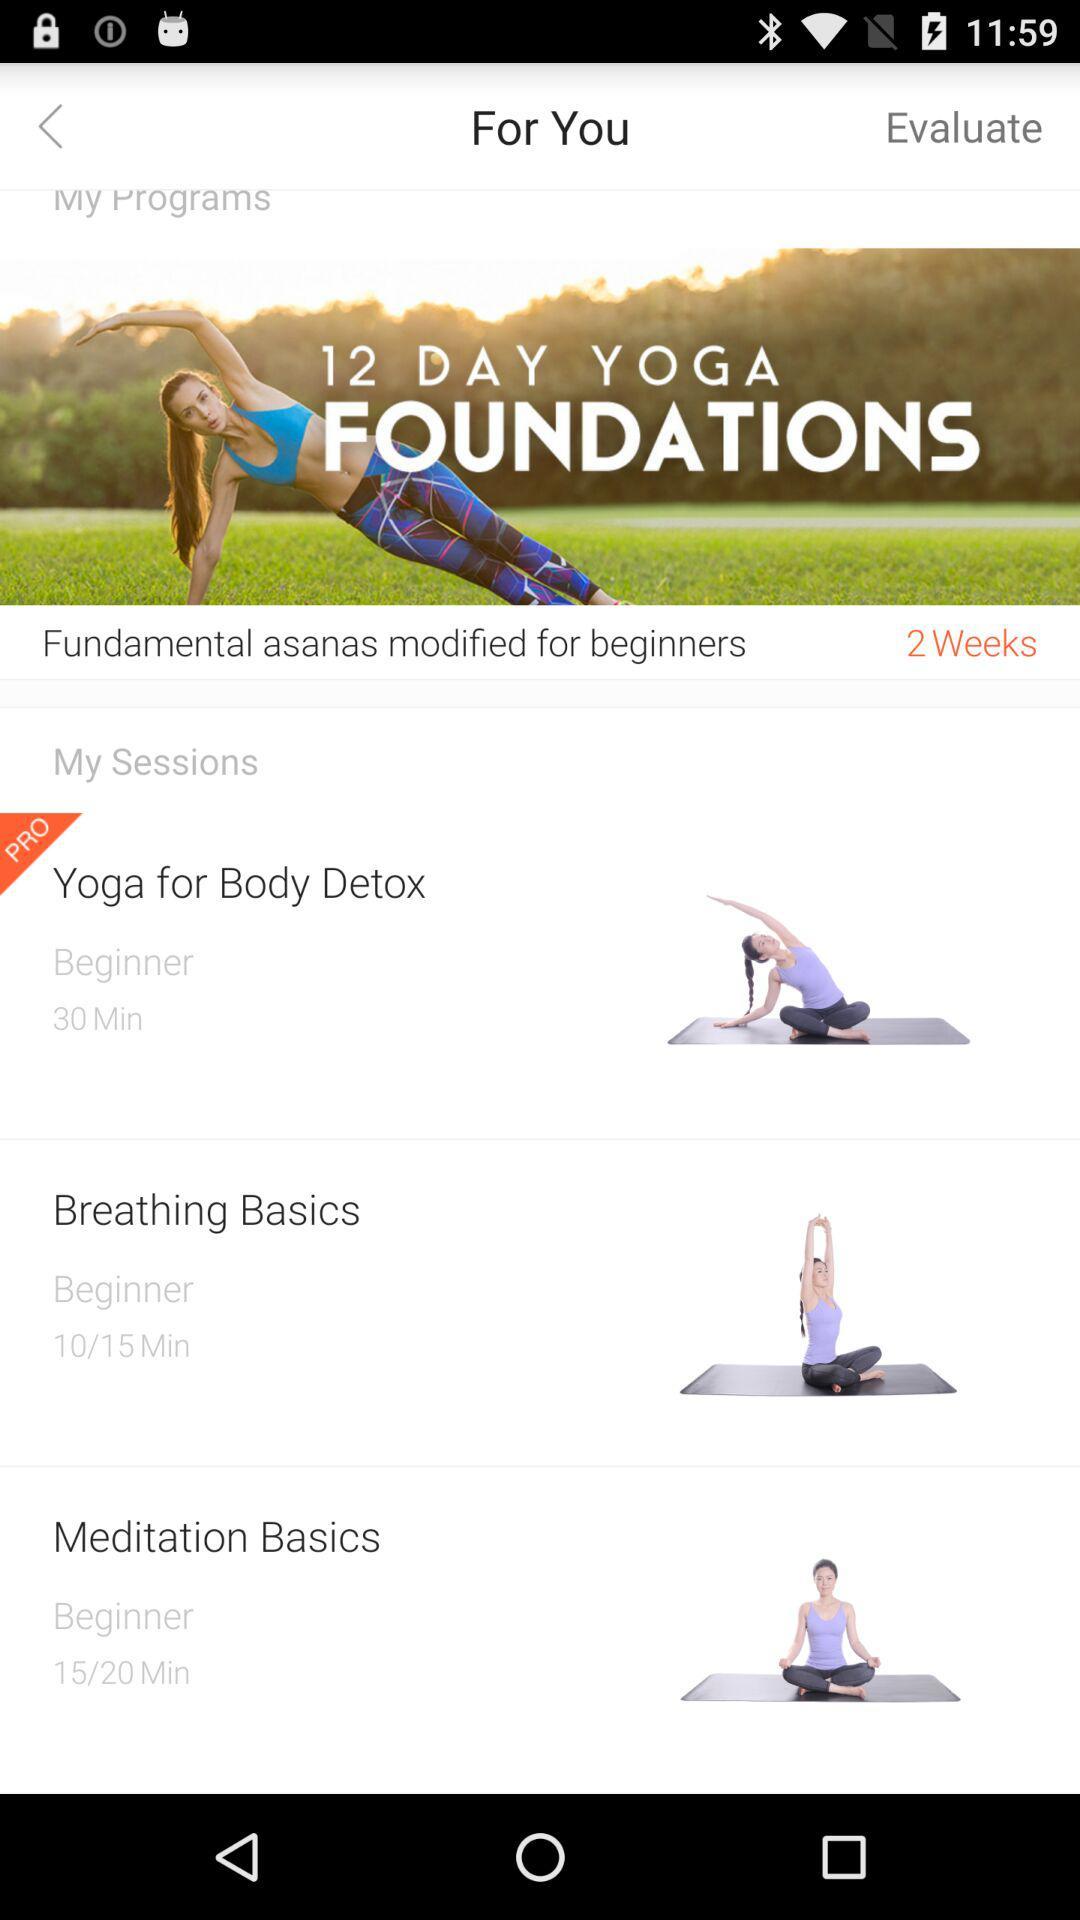  Describe the element at coordinates (540, 707) in the screenshot. I see `the icon above my sessions icon` at that location.